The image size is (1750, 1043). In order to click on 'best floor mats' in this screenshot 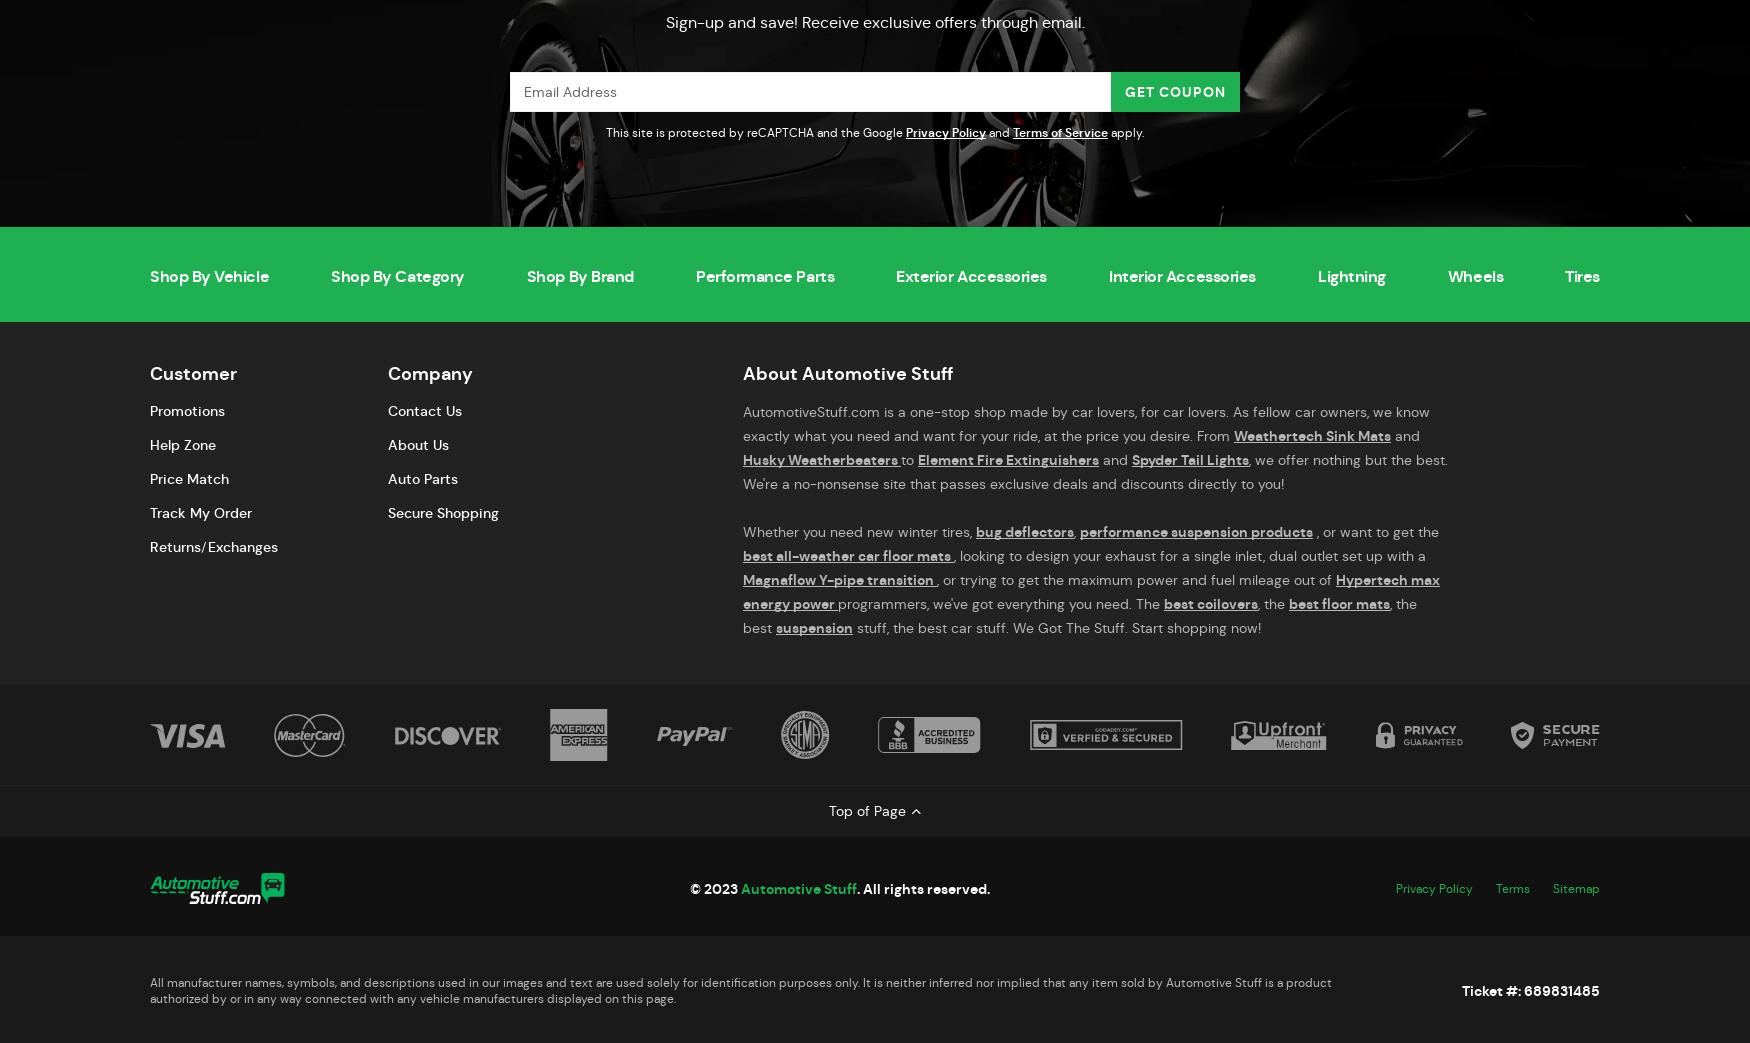, I will do `click(1339, 603)`.